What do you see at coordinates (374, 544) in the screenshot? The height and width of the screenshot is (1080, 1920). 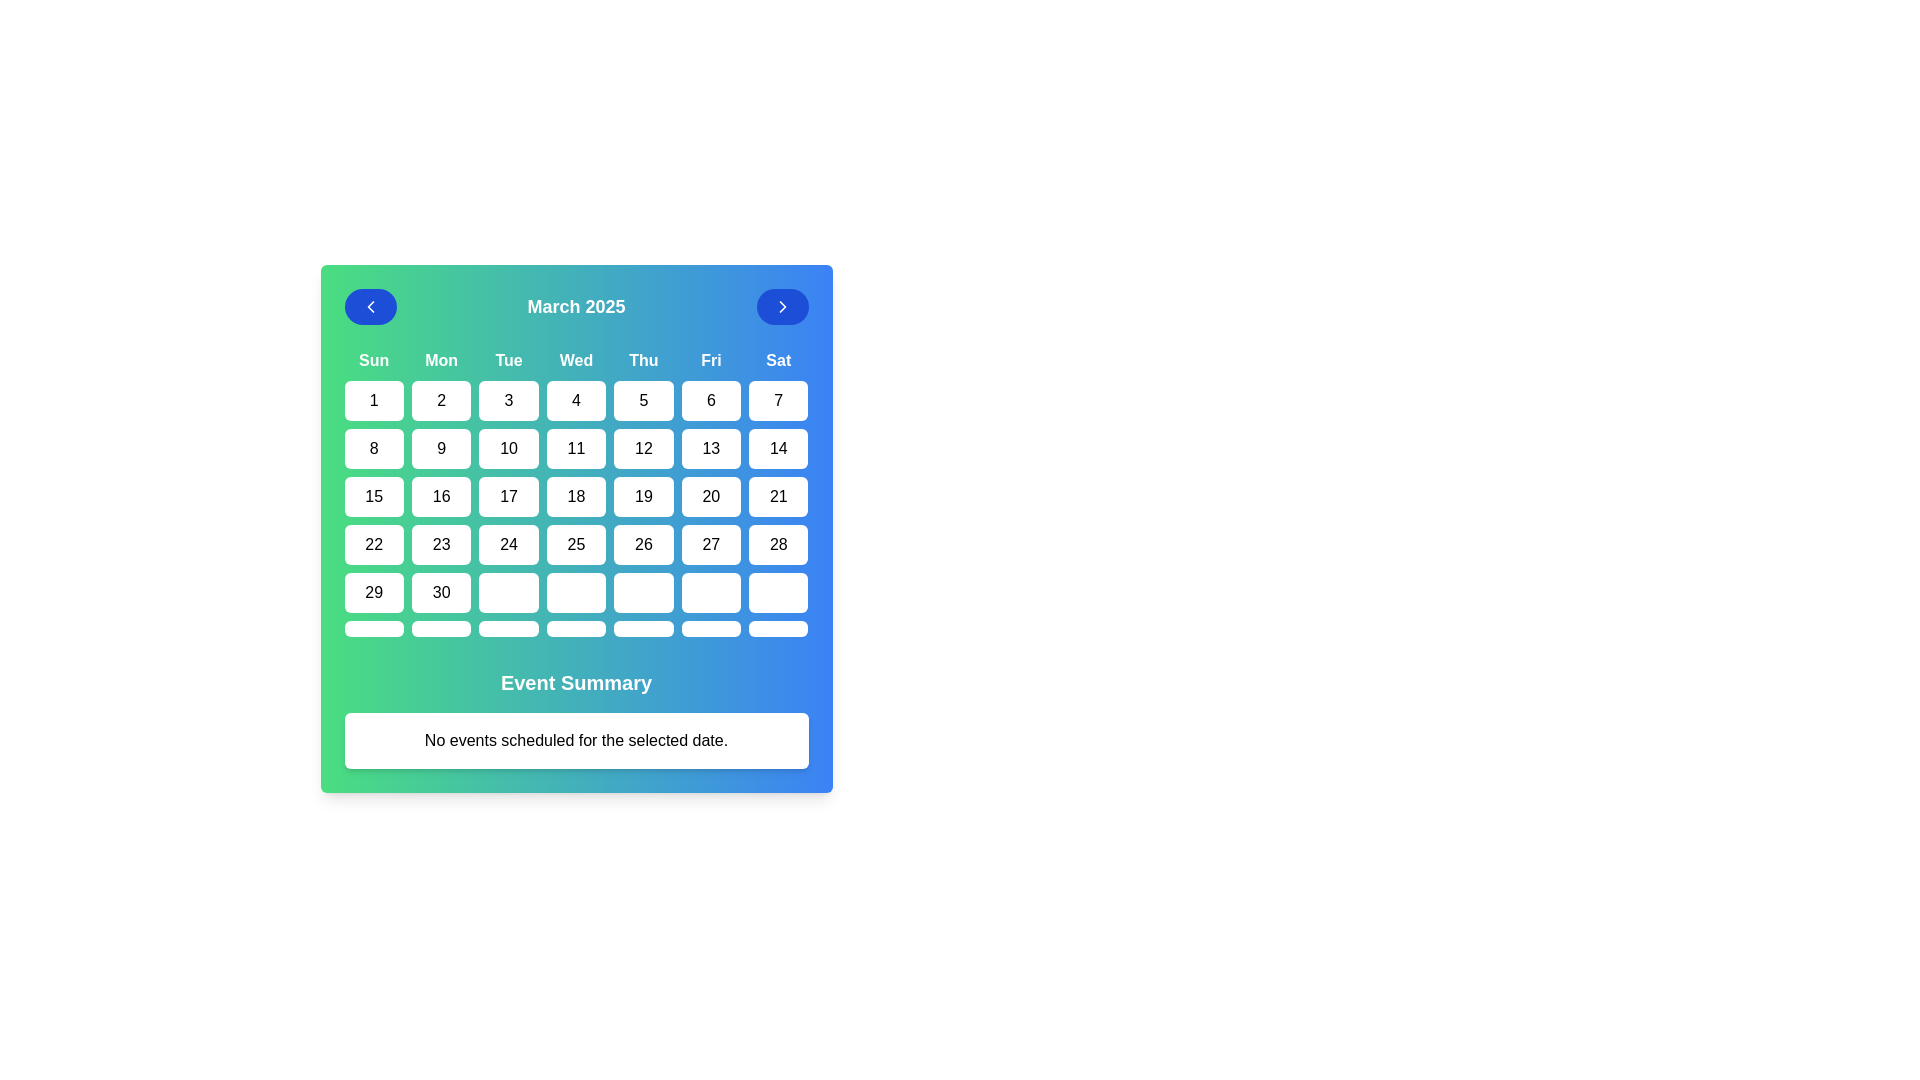 I see `the button representing the 22nd day of the month in the calendar grid layout, located in the fifth row under the 'Sun' header` at bounding box center [374, 544].